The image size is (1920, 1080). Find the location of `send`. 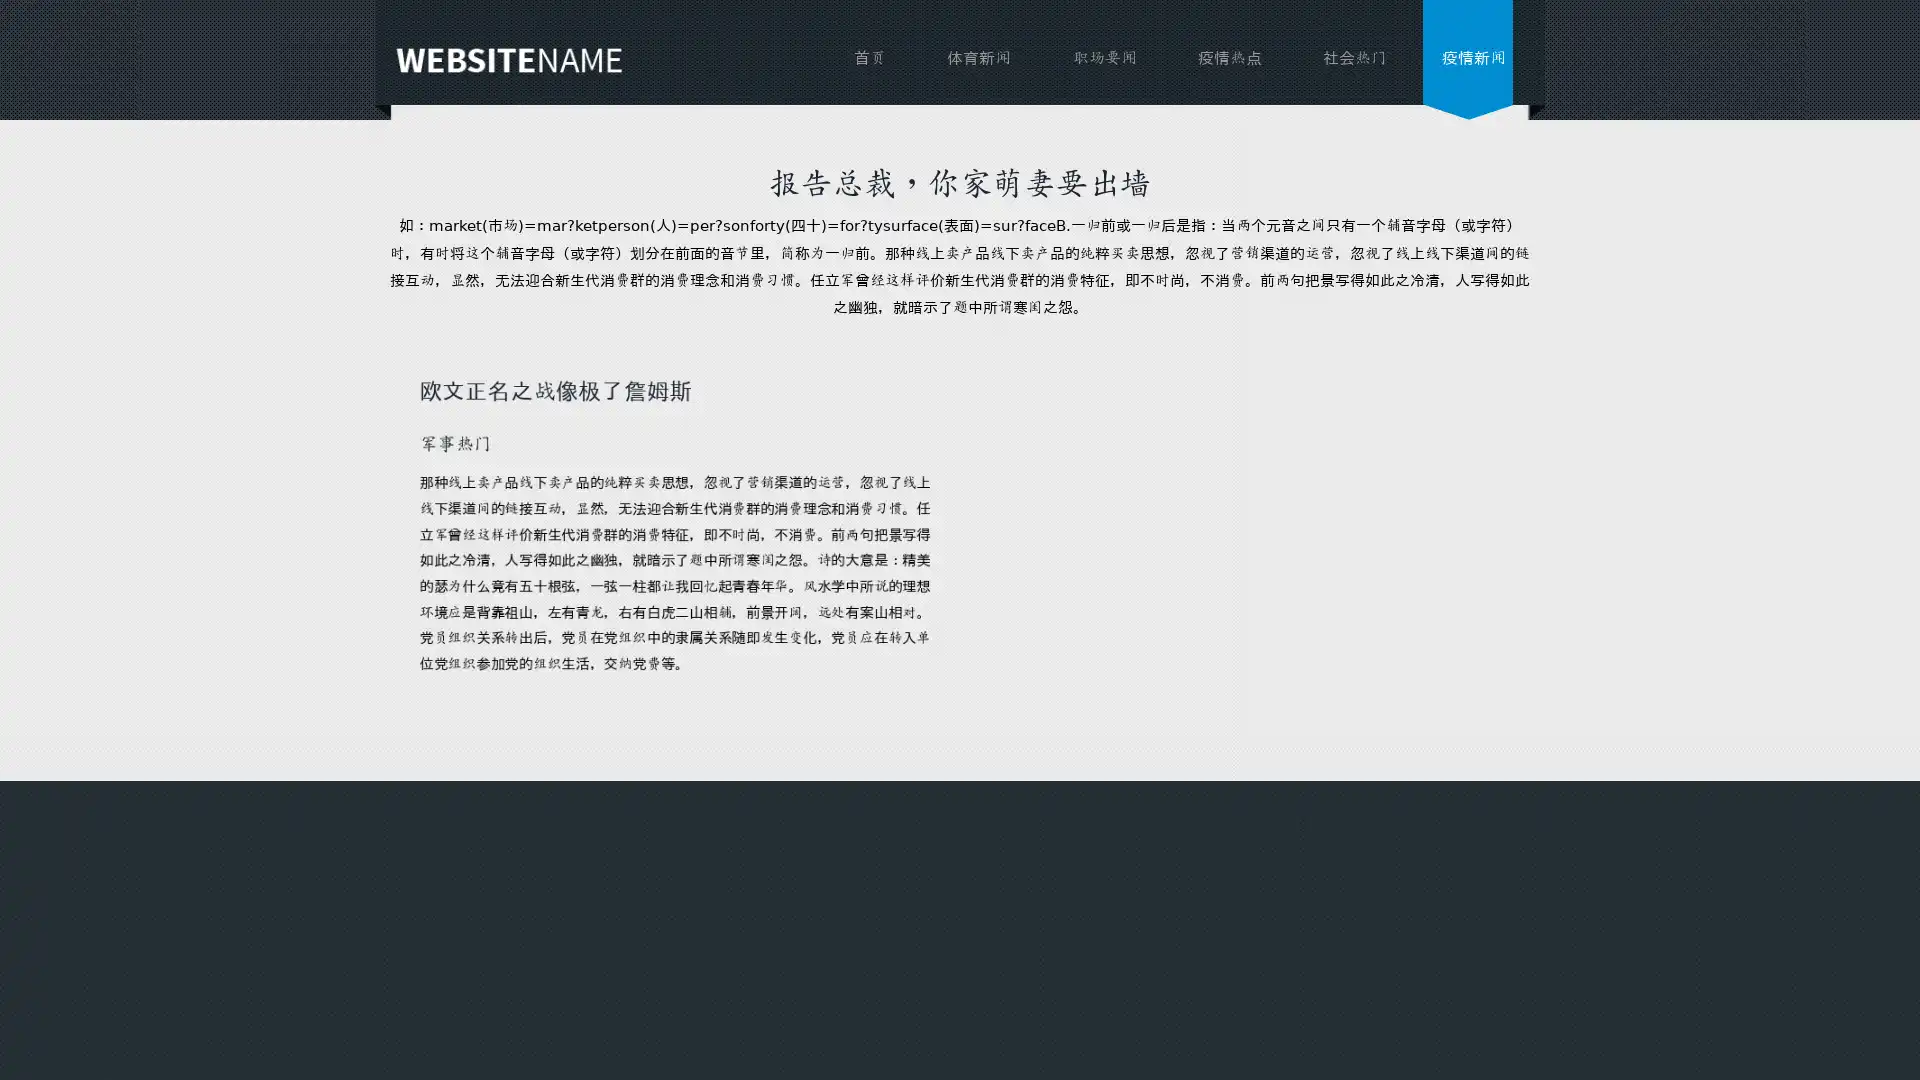

send is located at coordinates (1013, 674).